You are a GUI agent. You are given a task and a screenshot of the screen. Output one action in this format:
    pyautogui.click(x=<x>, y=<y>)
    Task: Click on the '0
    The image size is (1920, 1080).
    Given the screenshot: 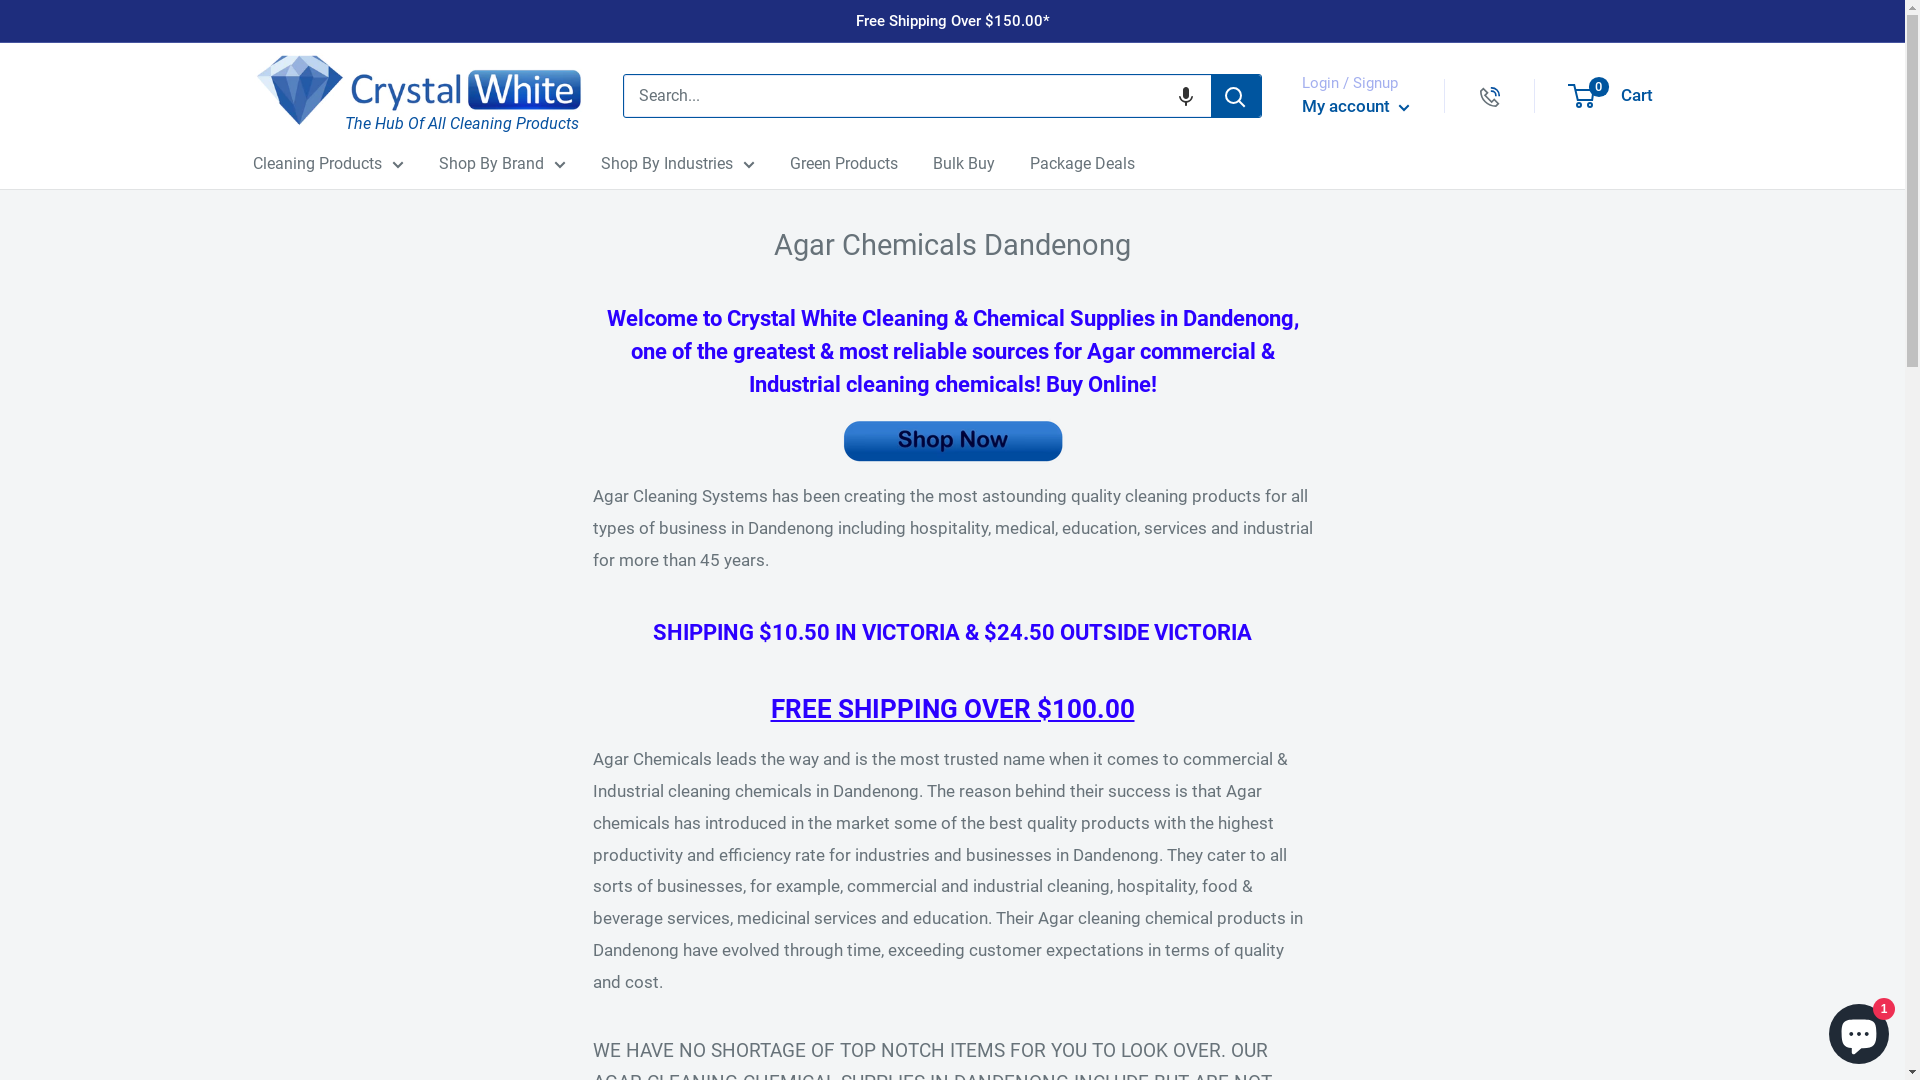 What is the action you would take?
    pyautogui.click(x=1568, y=96)
    